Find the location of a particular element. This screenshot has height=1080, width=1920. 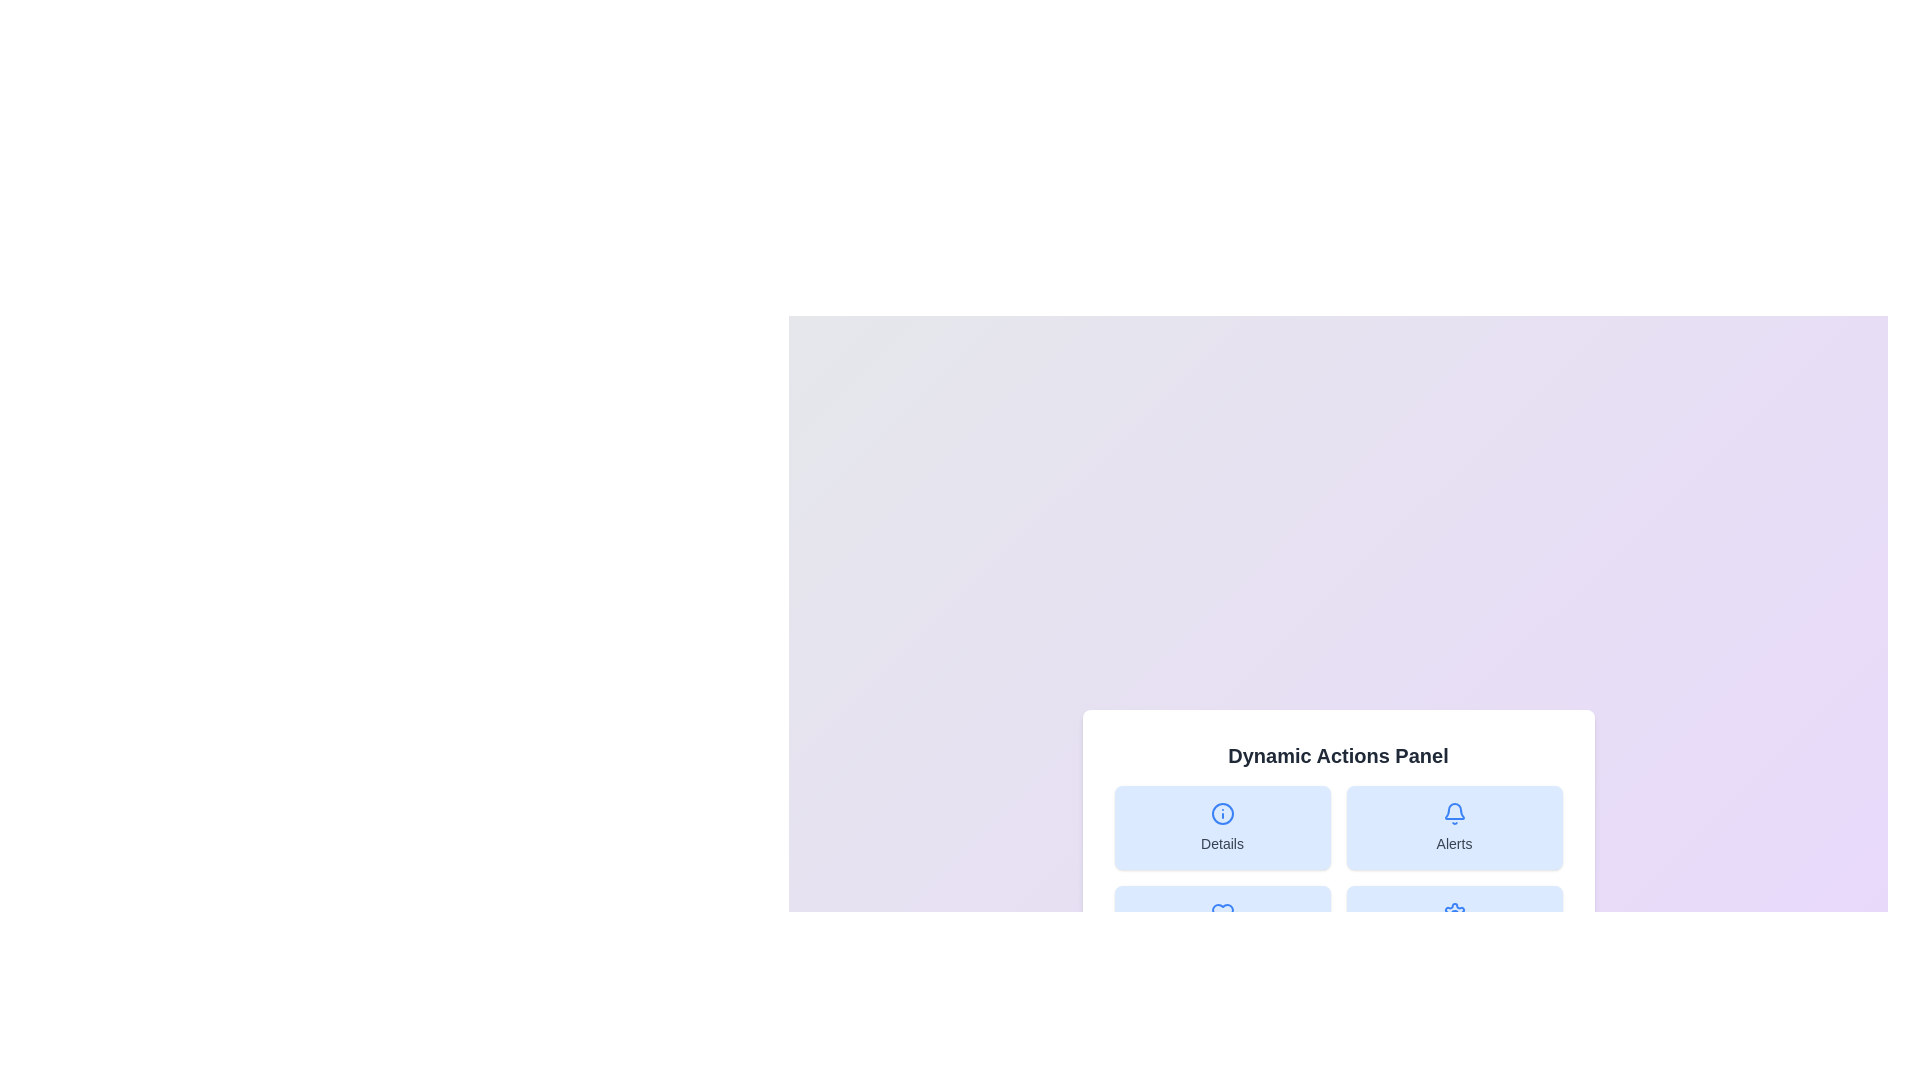

the heart icon located in the bottom-left portion of the dynamic actions panel, below the 'Details' section is located at coordinates (1221, 914).